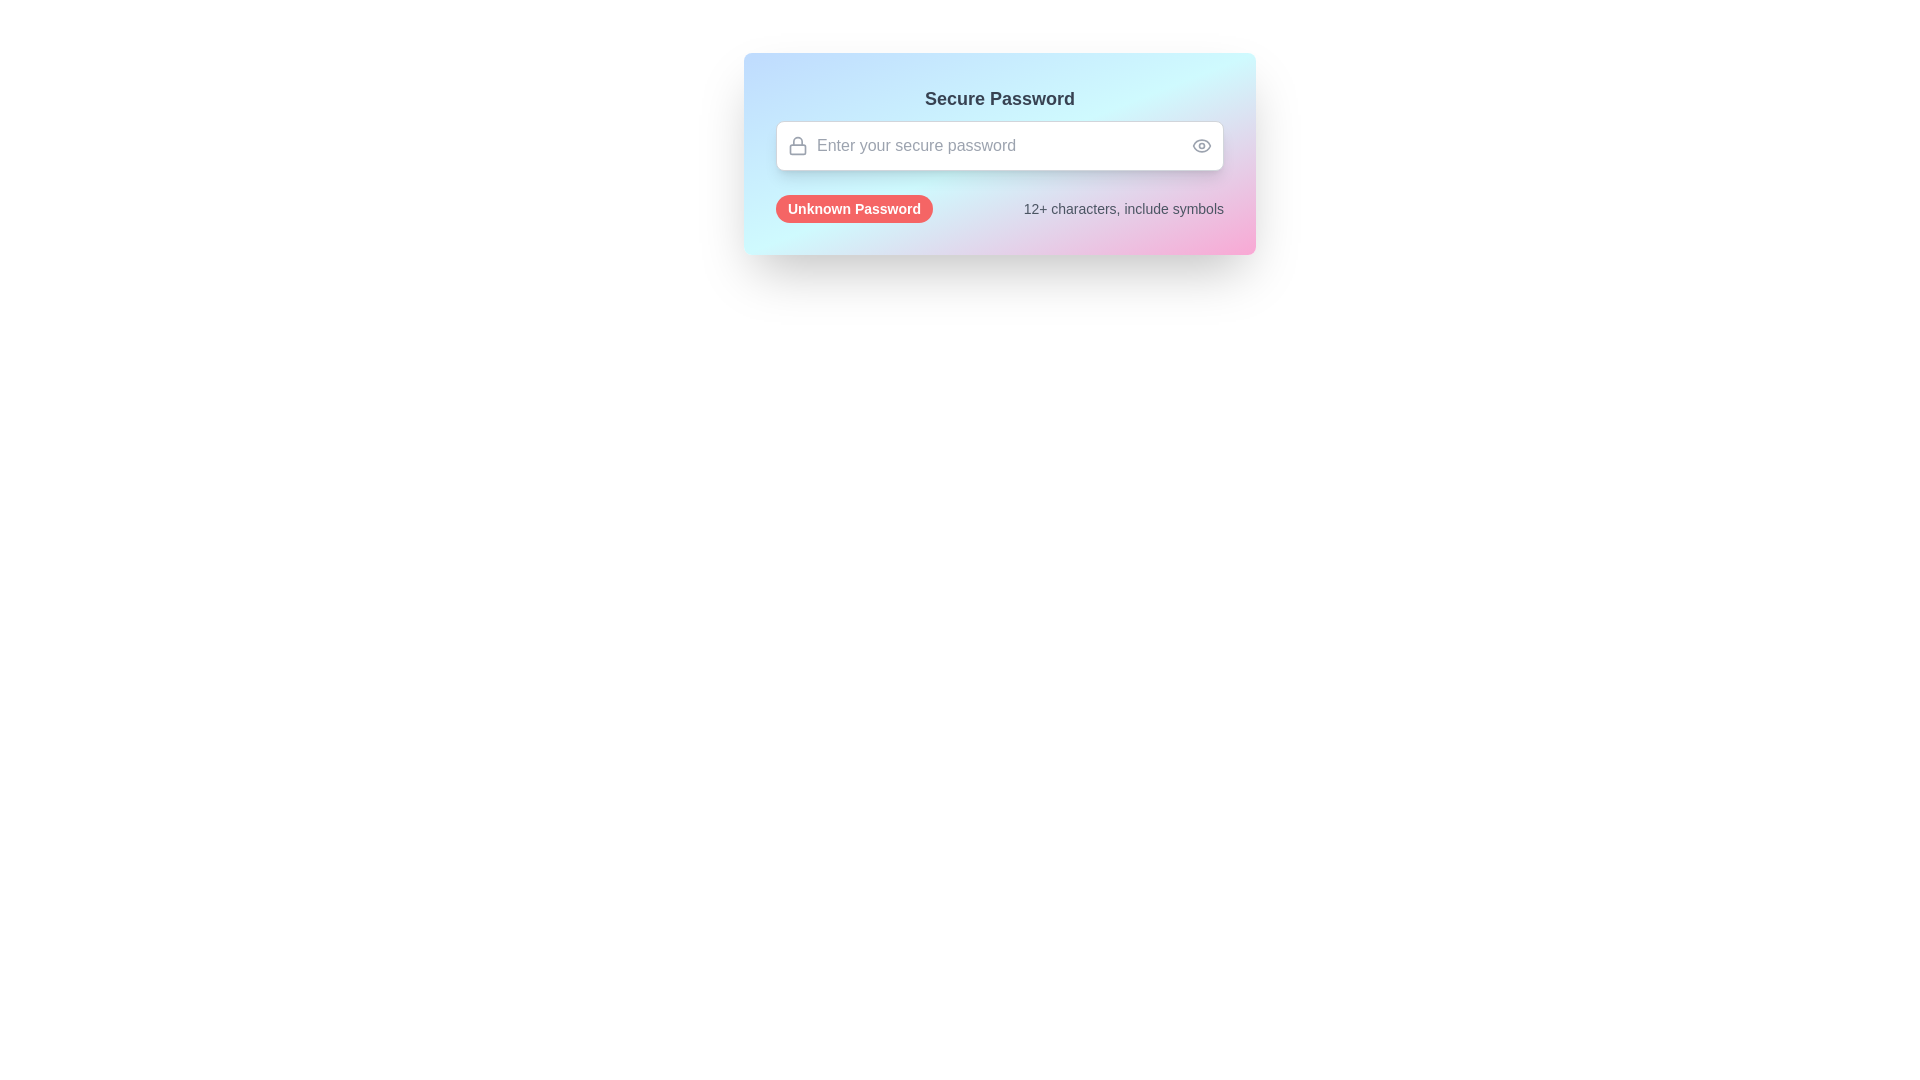 Image resolution: width=1920 pixels, height=1080 pixels. What do you see at coordinates (796, 148) in the screenshot?
I see `the rounded rectangle element within the lock icon, which is positioned in the lower section of the padlock, located to the left of the input field labeled 'Enter your secure password'` at bounding box center [796, 148].